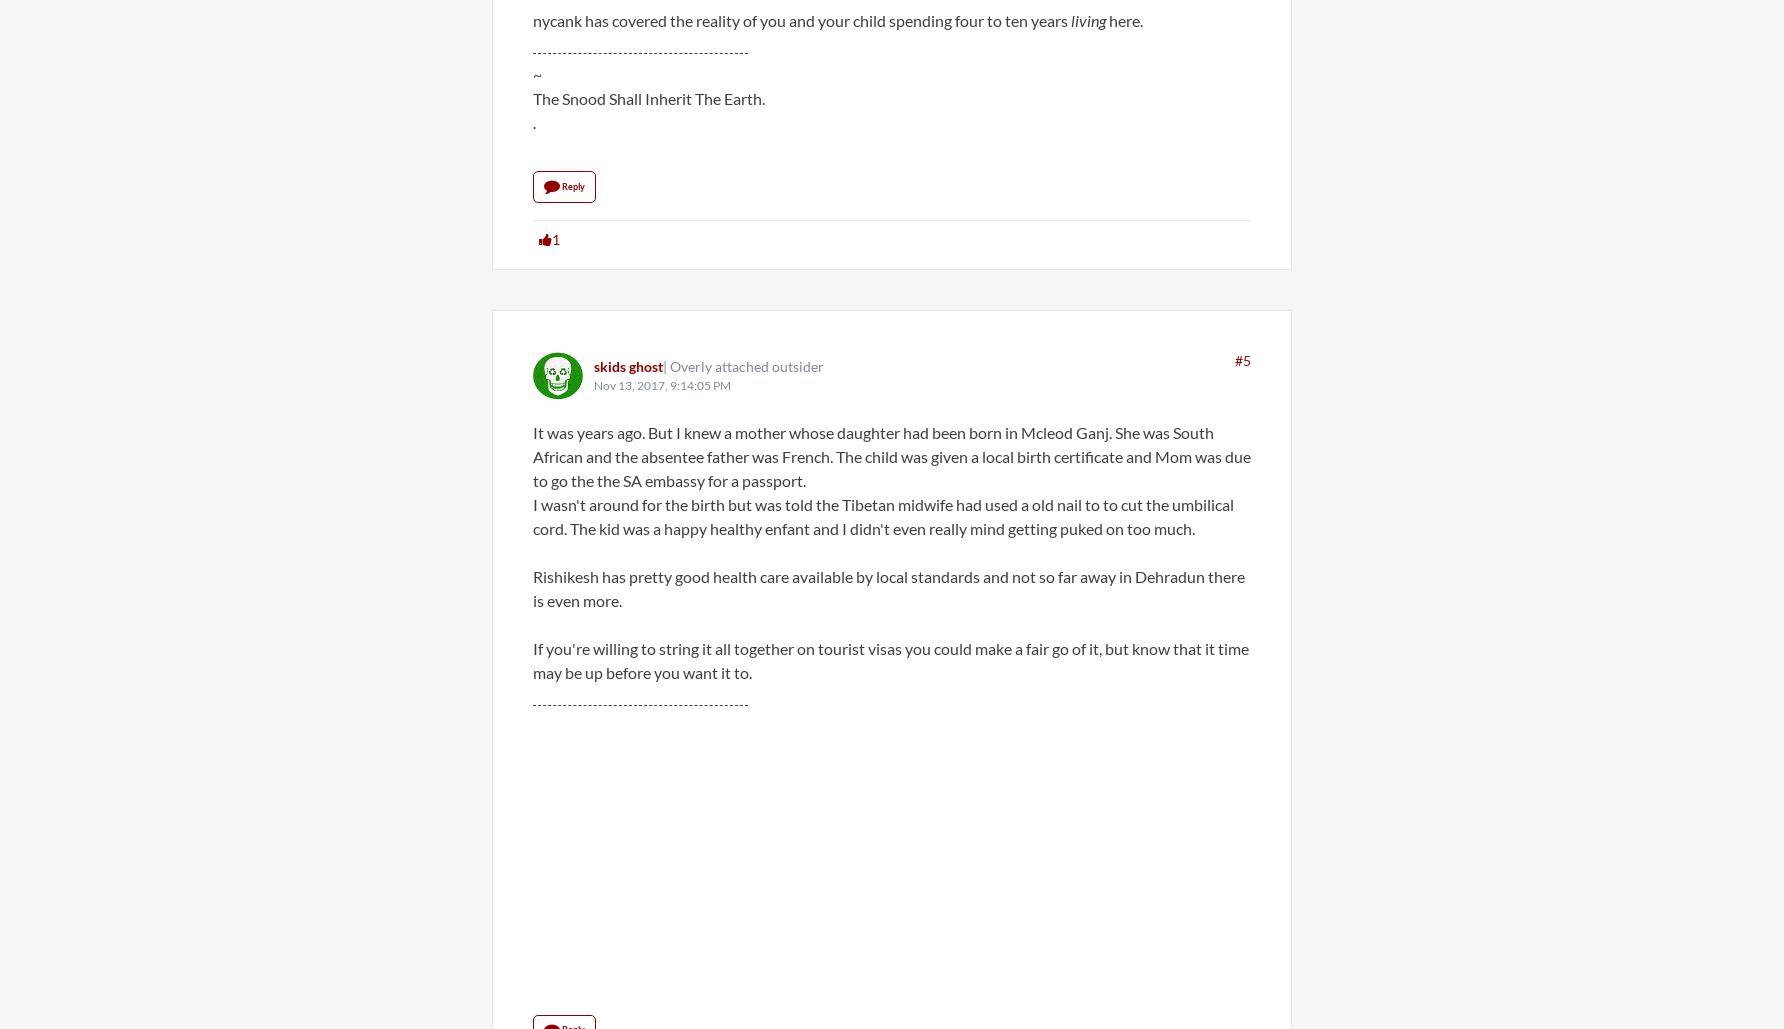  I want to click on 'here.', so click(1124, 20).